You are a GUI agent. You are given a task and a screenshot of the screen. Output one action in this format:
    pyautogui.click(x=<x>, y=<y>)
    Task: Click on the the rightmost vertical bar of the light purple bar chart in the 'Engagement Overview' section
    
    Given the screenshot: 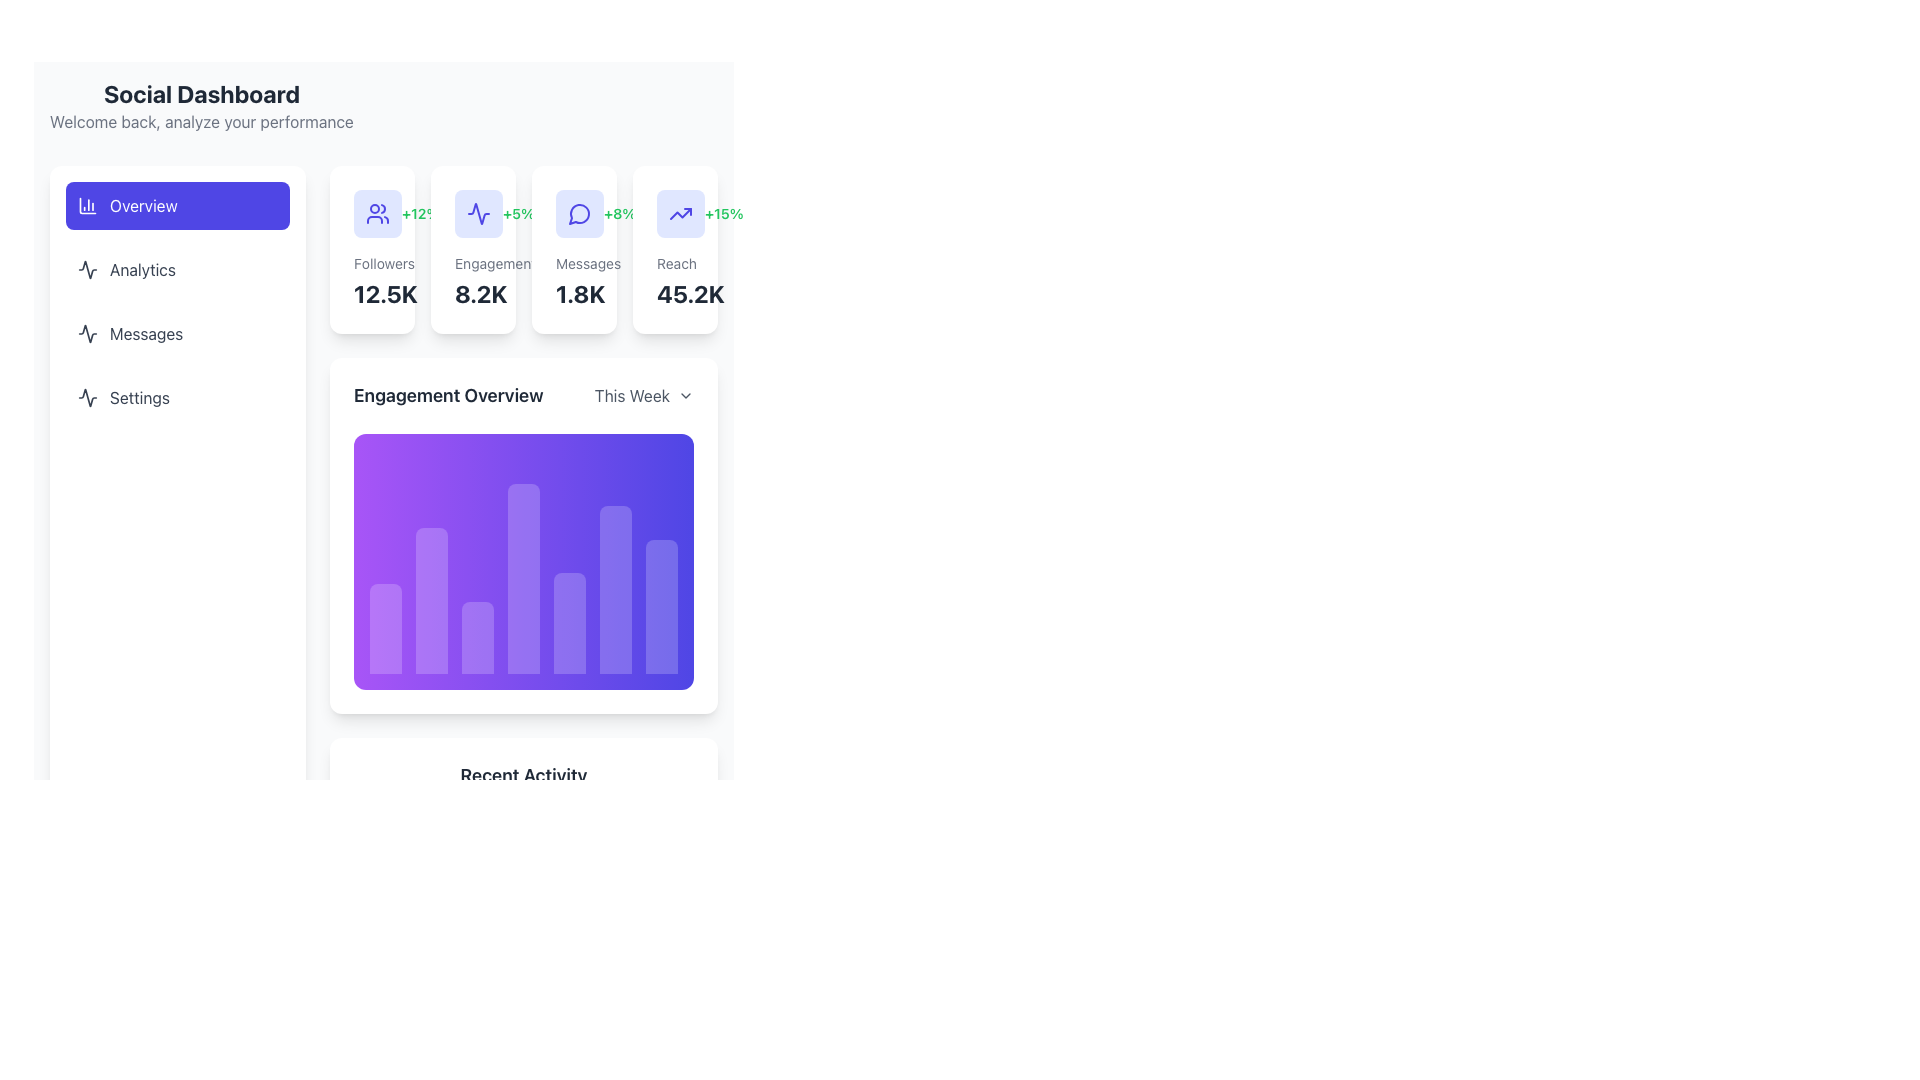 What is the action you would take?
    pyautogui.click(x=662, y=604)
    